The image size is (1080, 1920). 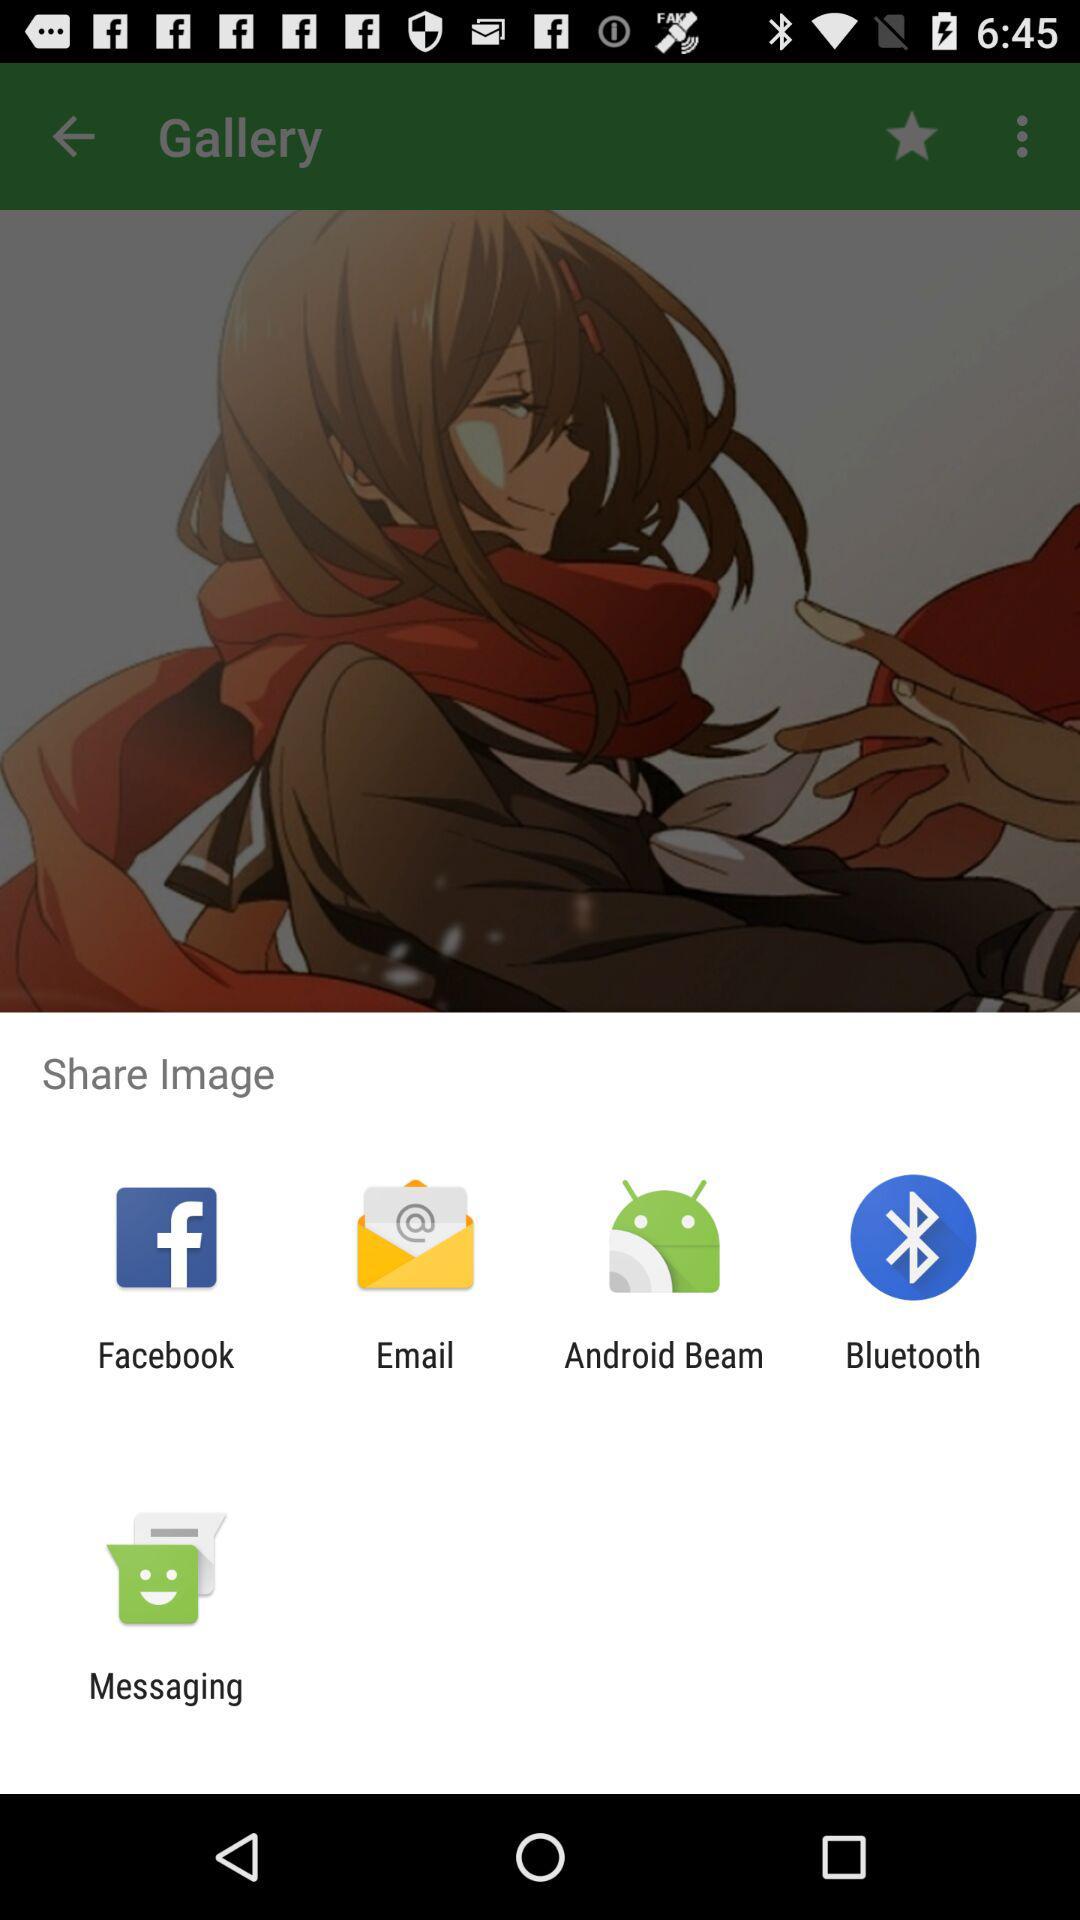 What do you see at coordinates (664, 1374) in the screenshot?
I see `the app next to bluetooth icon` at bounding box center [664, 1374].